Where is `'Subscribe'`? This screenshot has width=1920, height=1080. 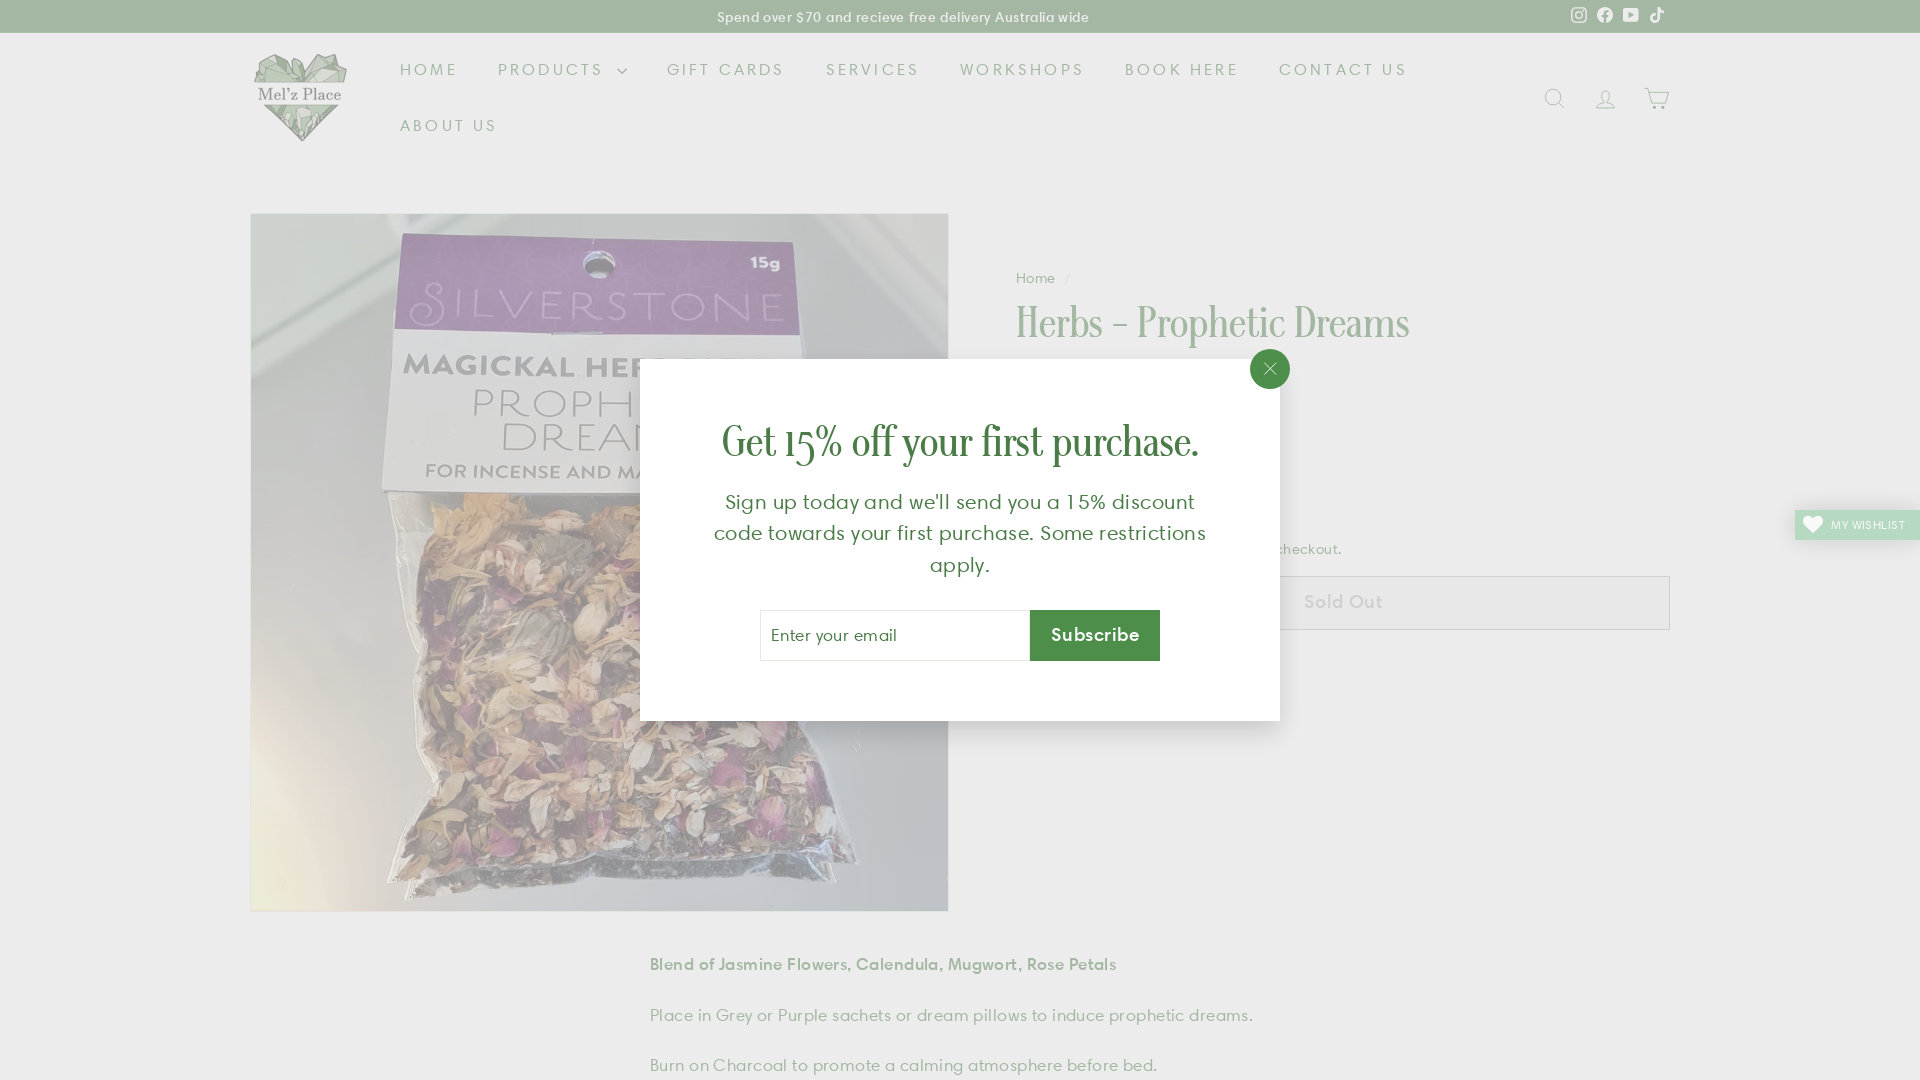
'Subscribe' is located at coordinates (1093, 635).